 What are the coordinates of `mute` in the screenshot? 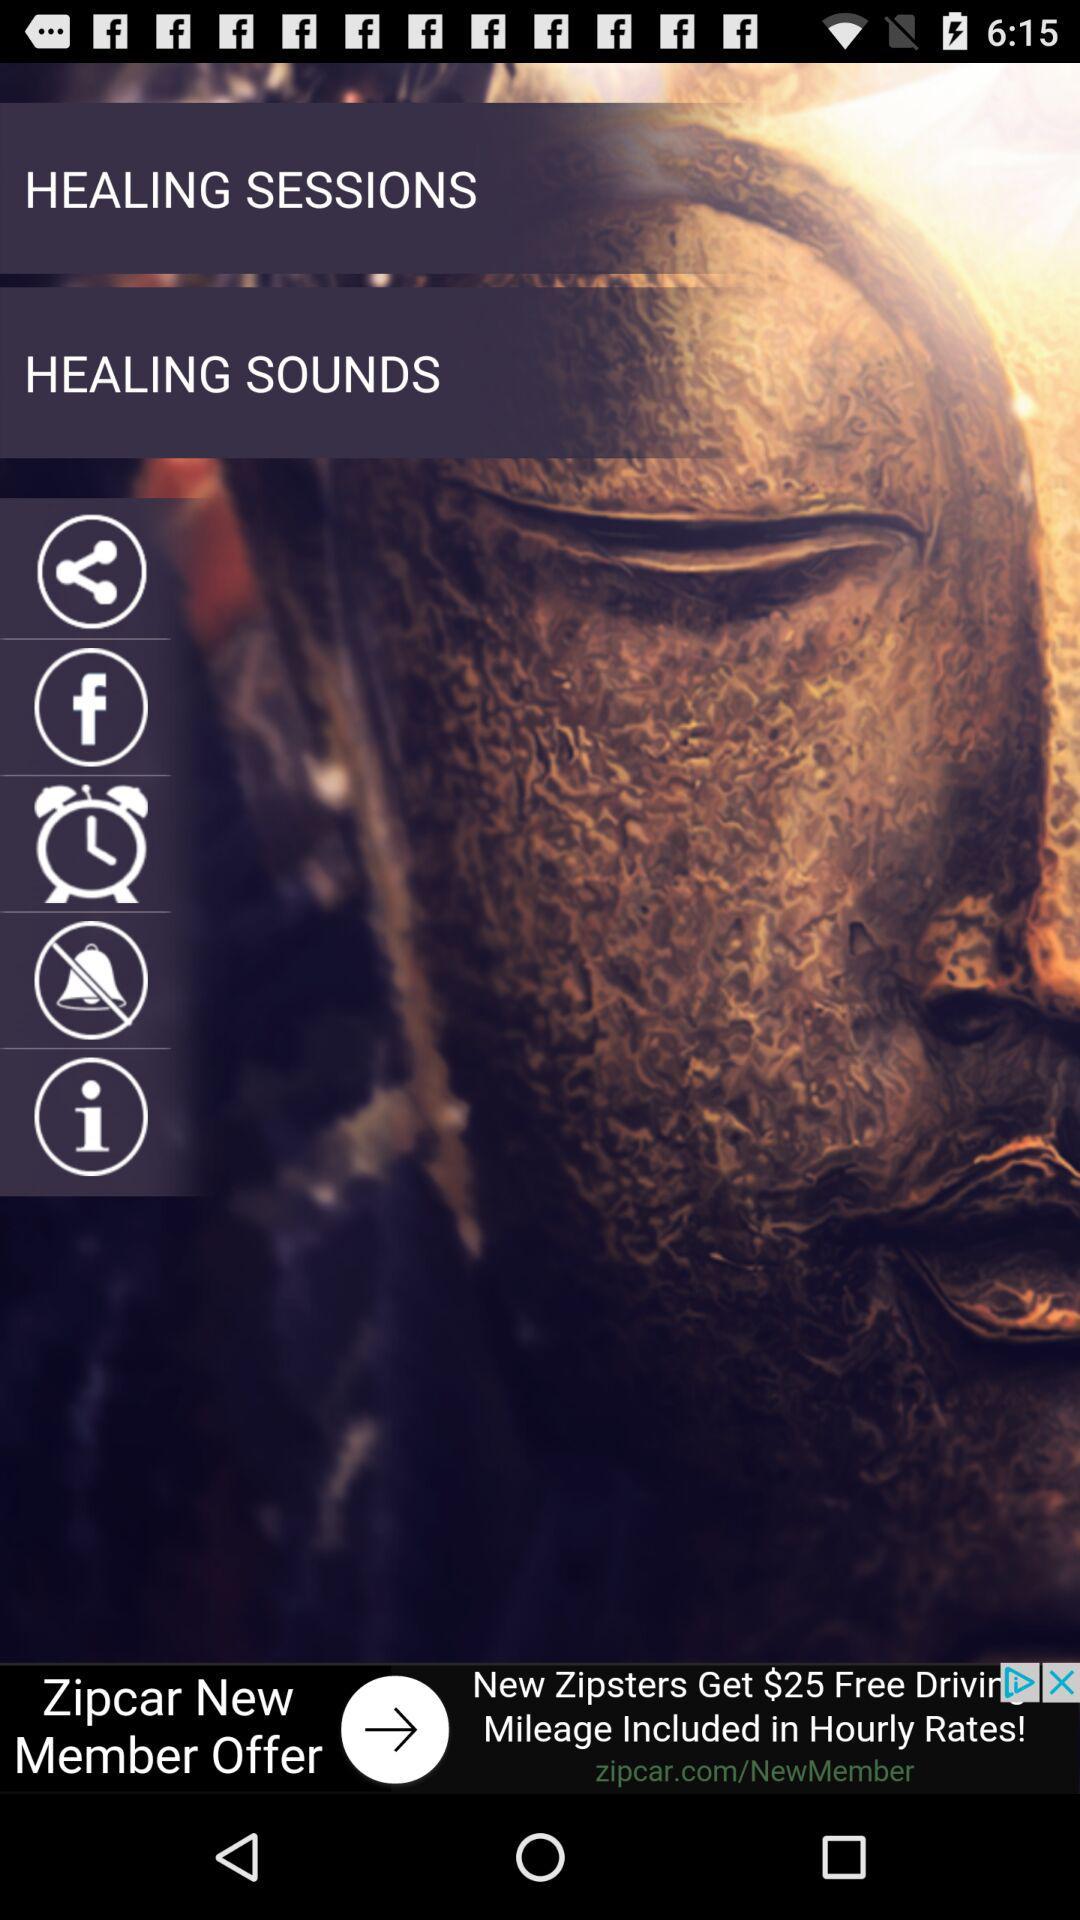 It's located at (91, 980).